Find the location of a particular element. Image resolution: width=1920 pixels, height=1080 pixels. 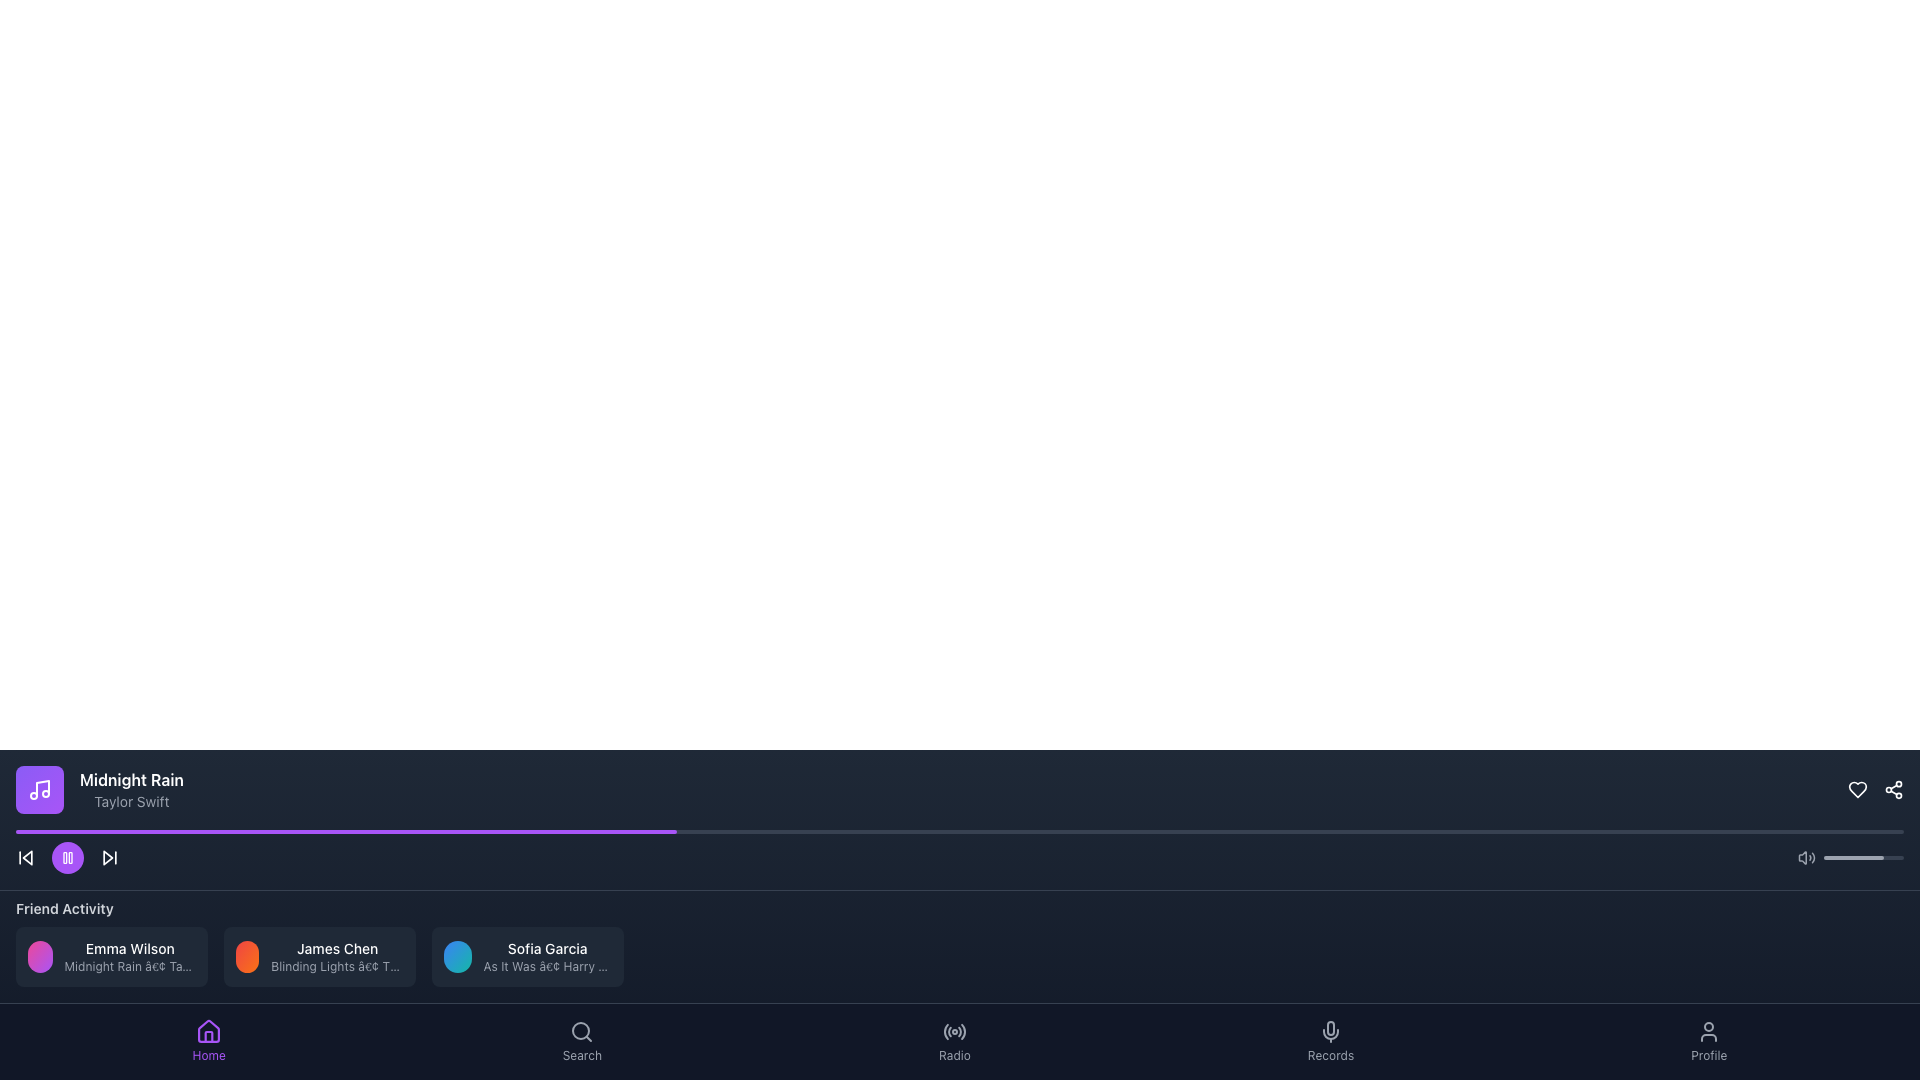

the line segment styled with a rounded edge within the SVG graphic that is part of a circular structure in the bottom navigation menu is located at coordinates (945, 1032).